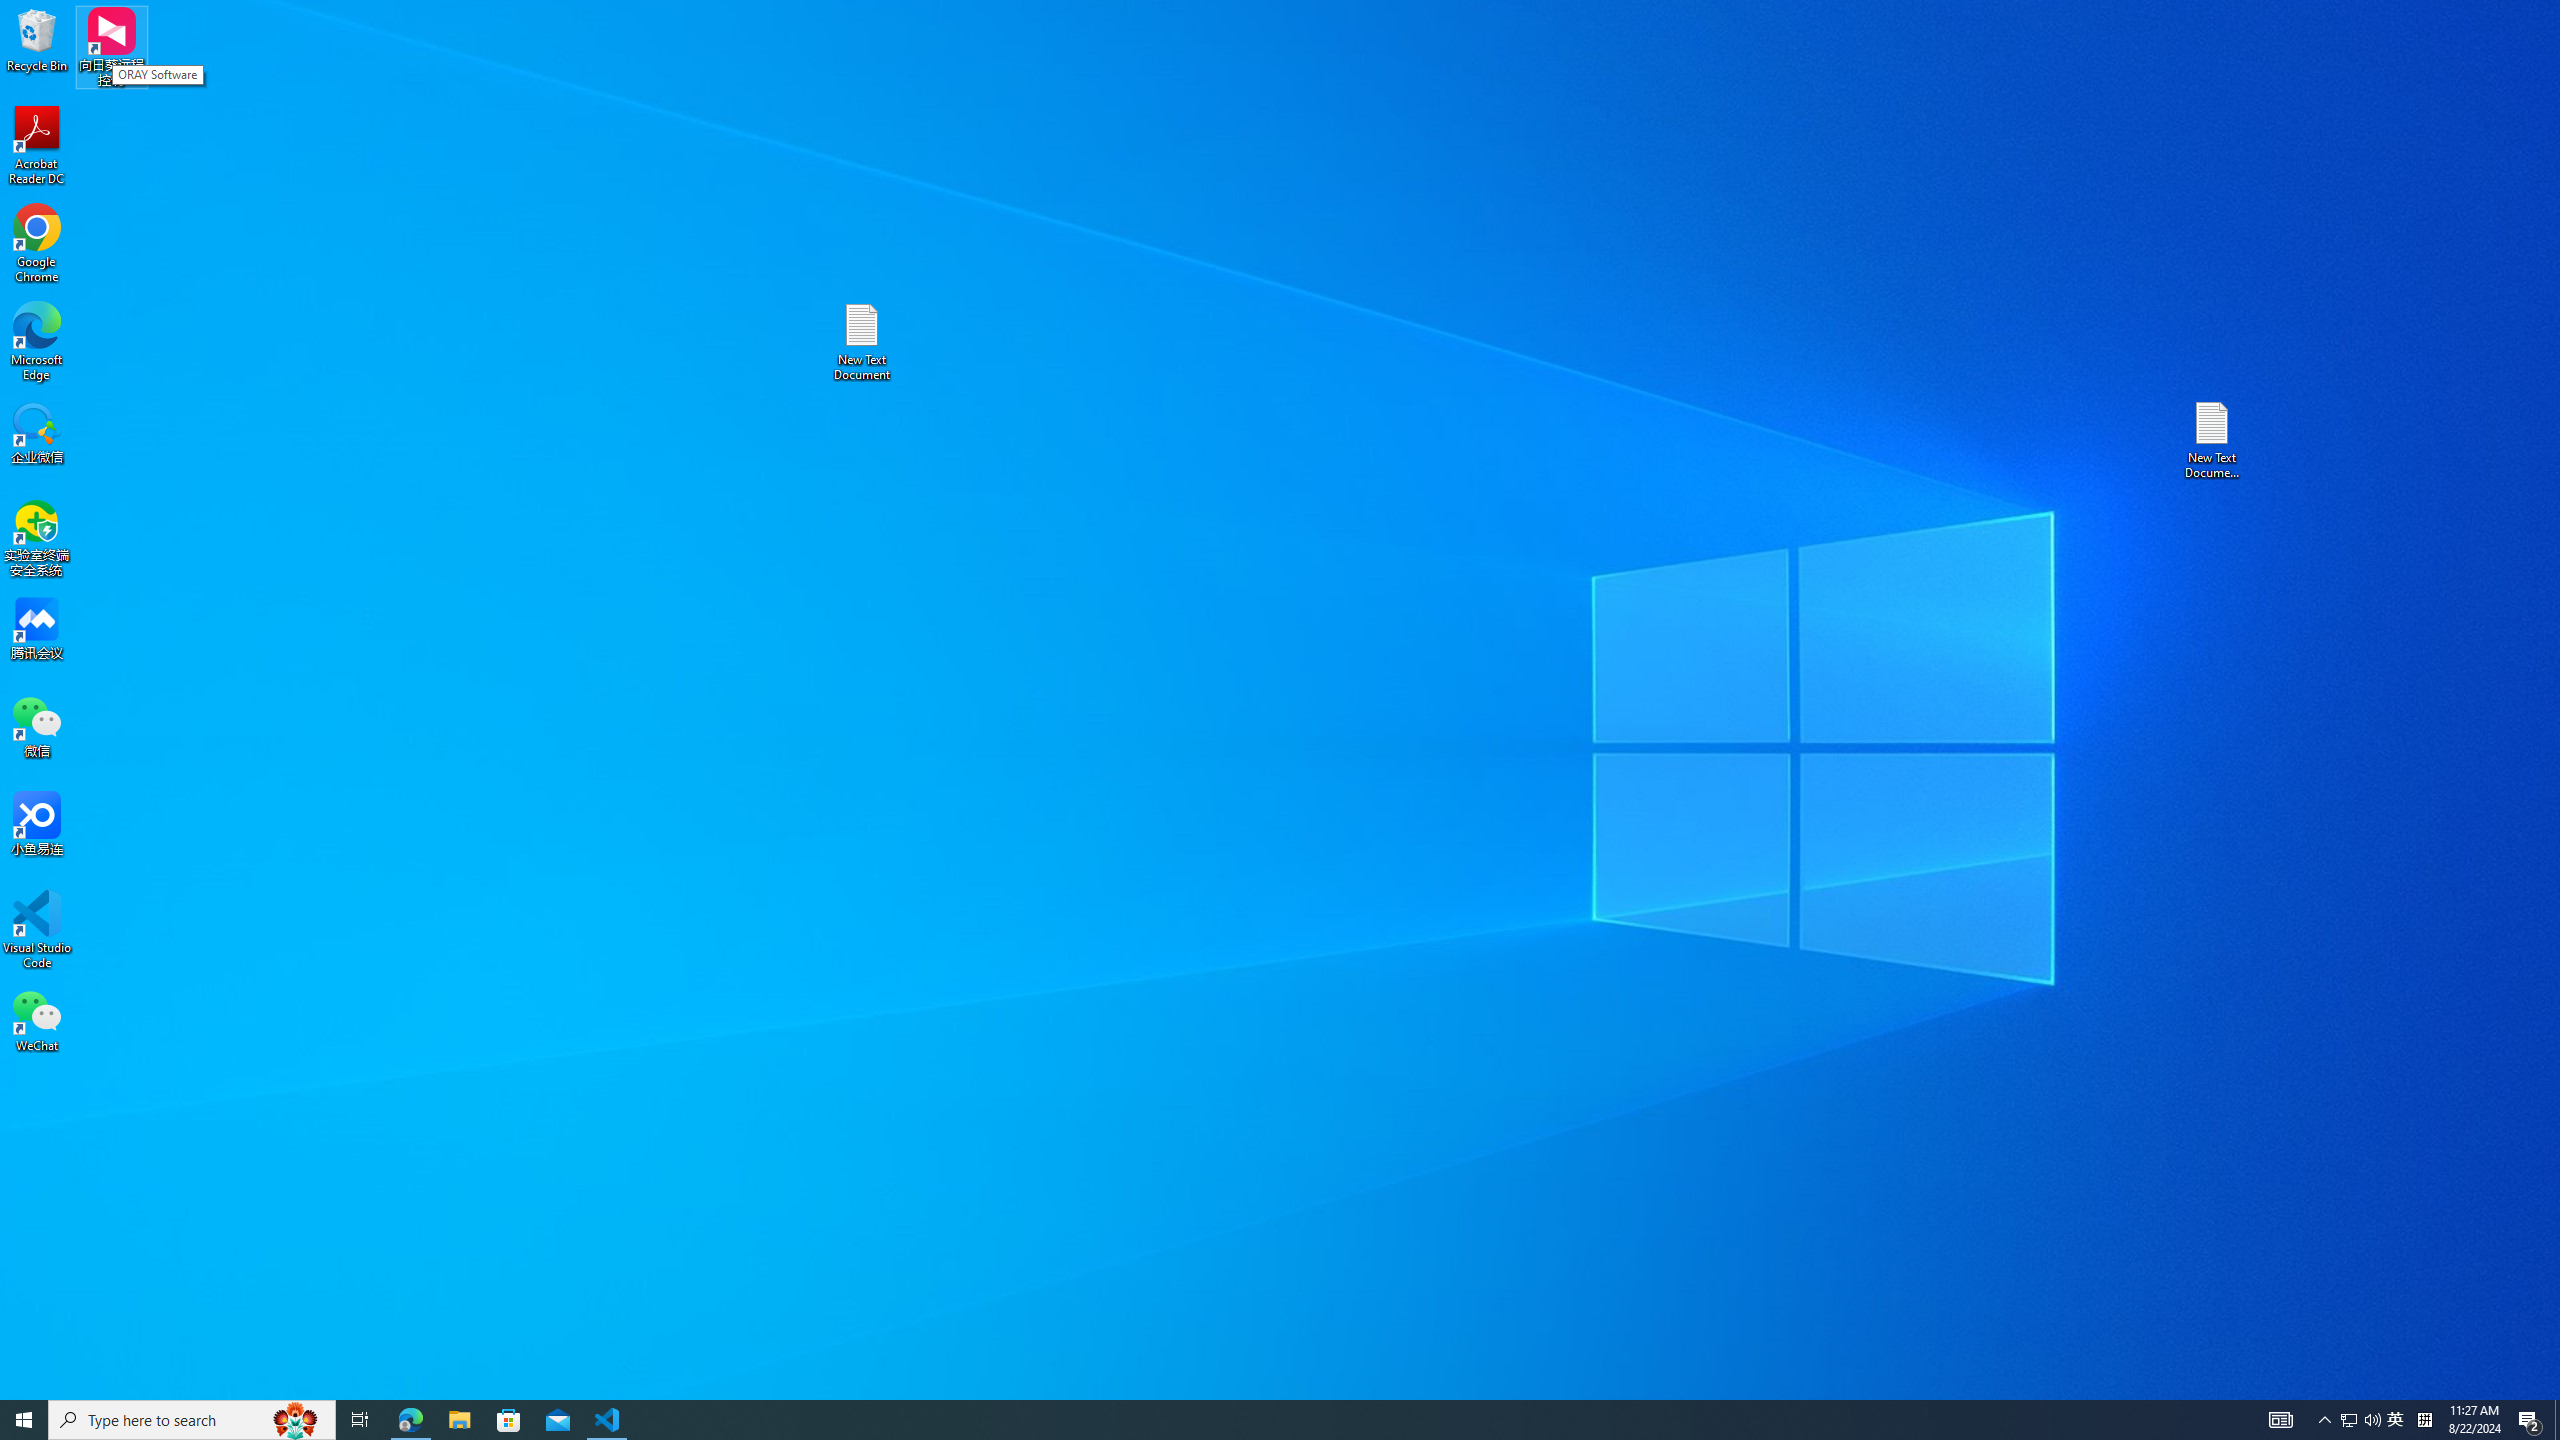 Image resolution: width=2560 pixels, height=1440 pixels. What do you see at coordinates (2530, 1418) in the screenshot?
I see `'Action Center, 2 new notifications'` at bounding box center [2530, 1418].